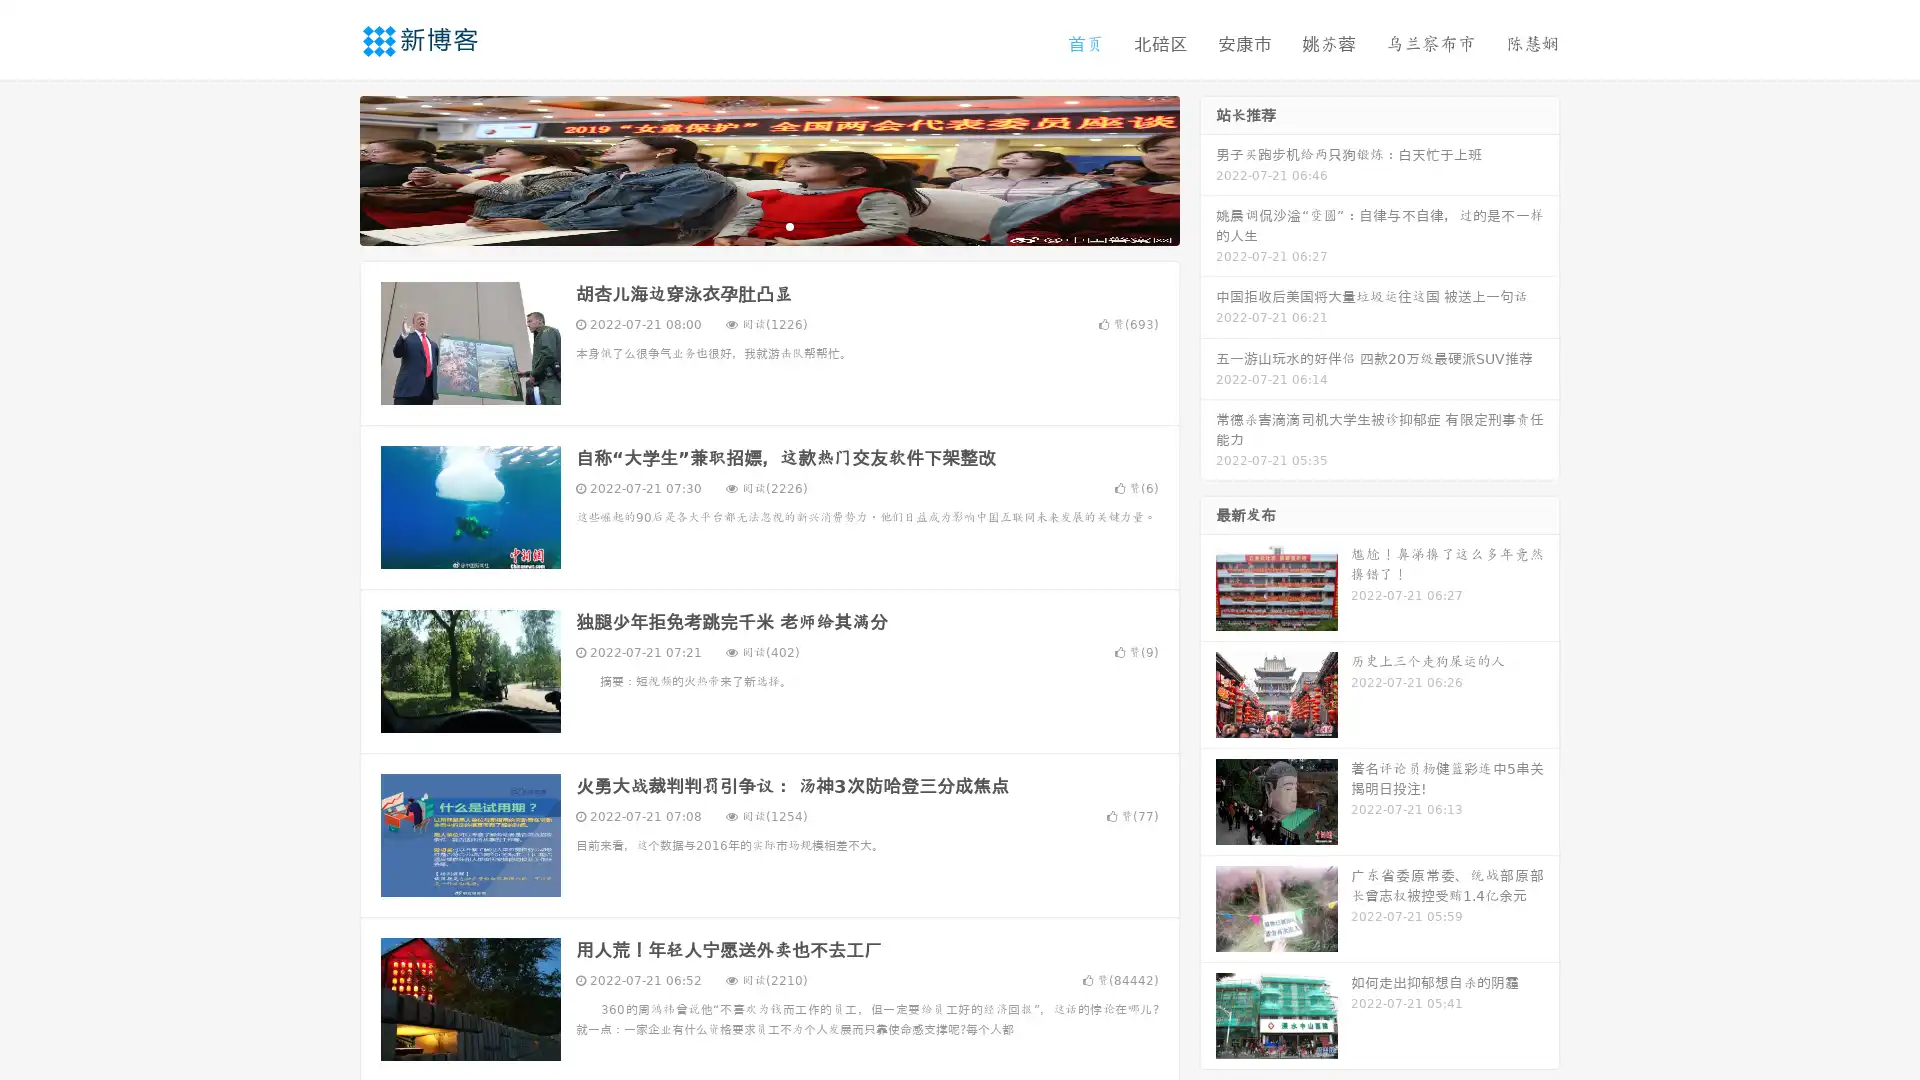 Image resolution: width=1920 pixels, height=1080 pixels. What do you see at coordinates (1208, 168) in the screenshot?
I see `Next slide` at bounding box center [1208, 168].